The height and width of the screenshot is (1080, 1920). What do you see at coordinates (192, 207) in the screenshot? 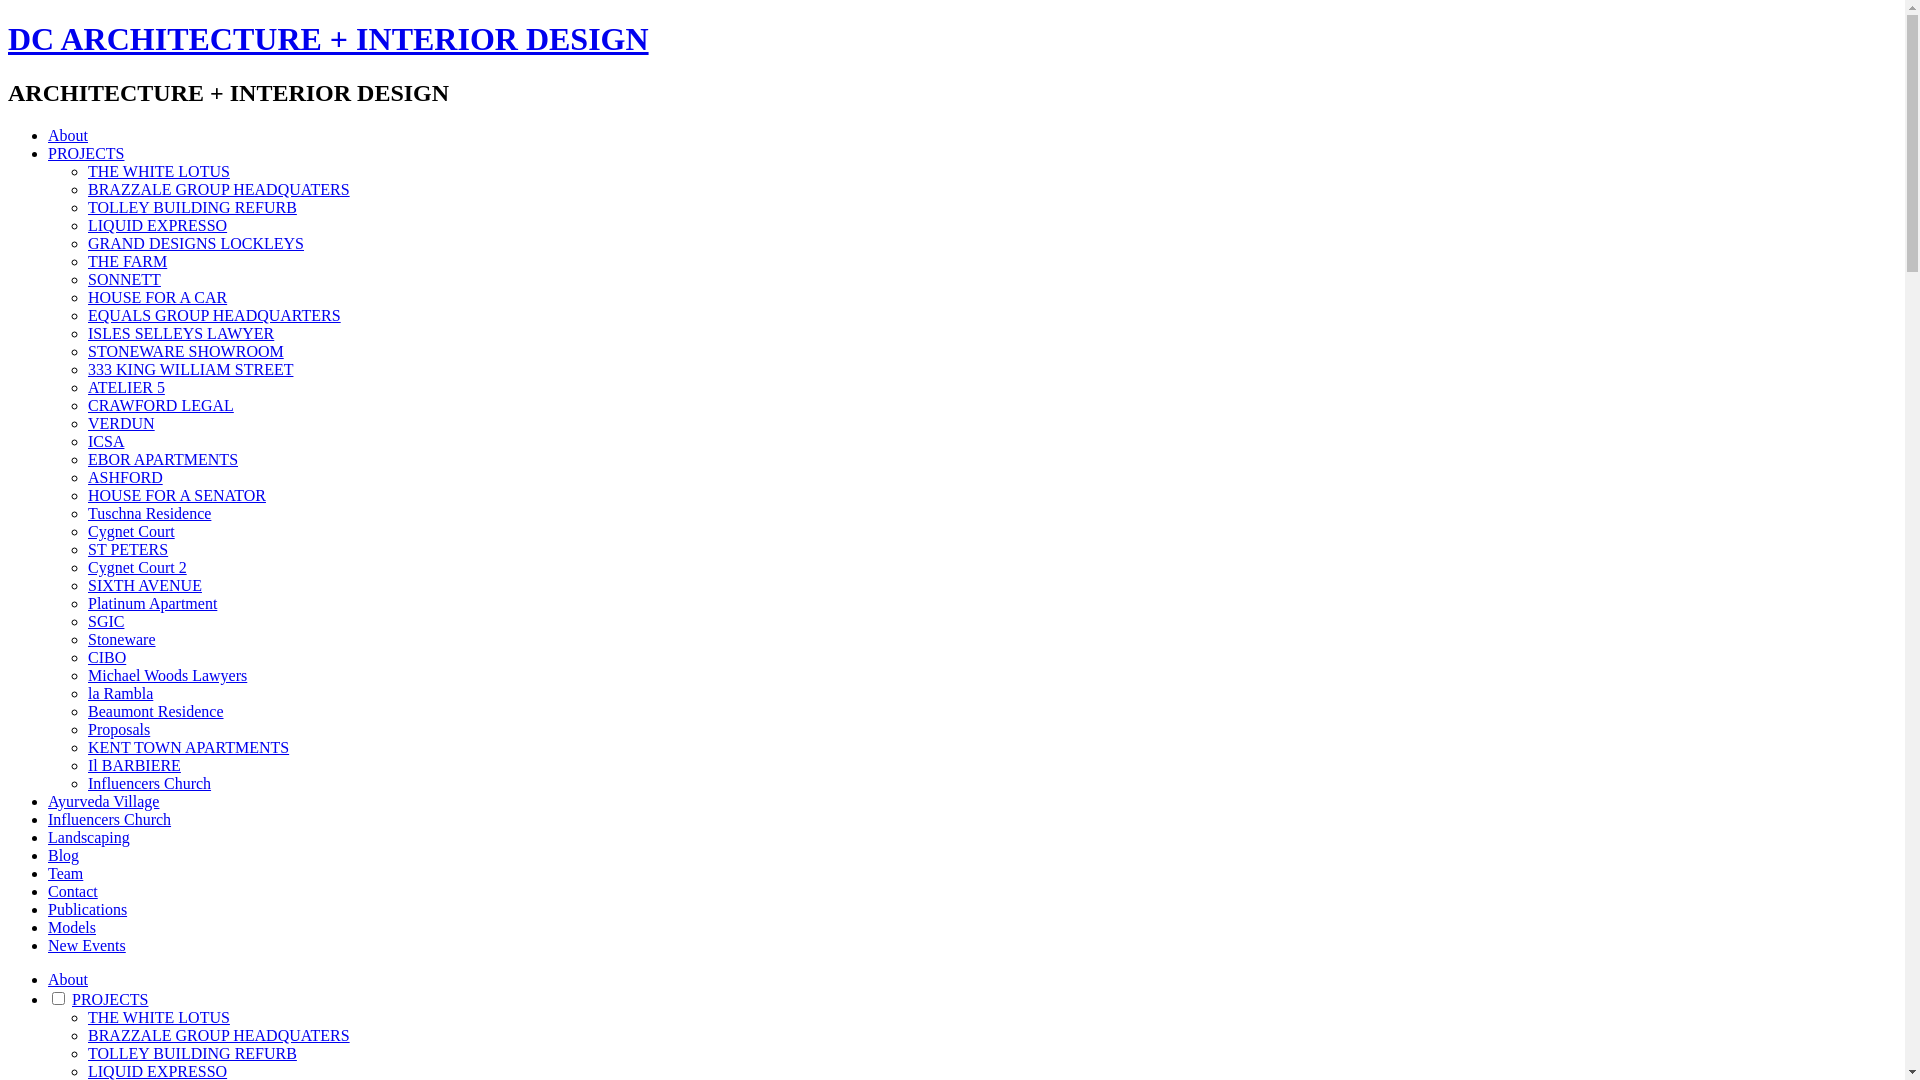
I see `'TOLLEY BUILDING REFURB'` at bounding box center [192, 207].